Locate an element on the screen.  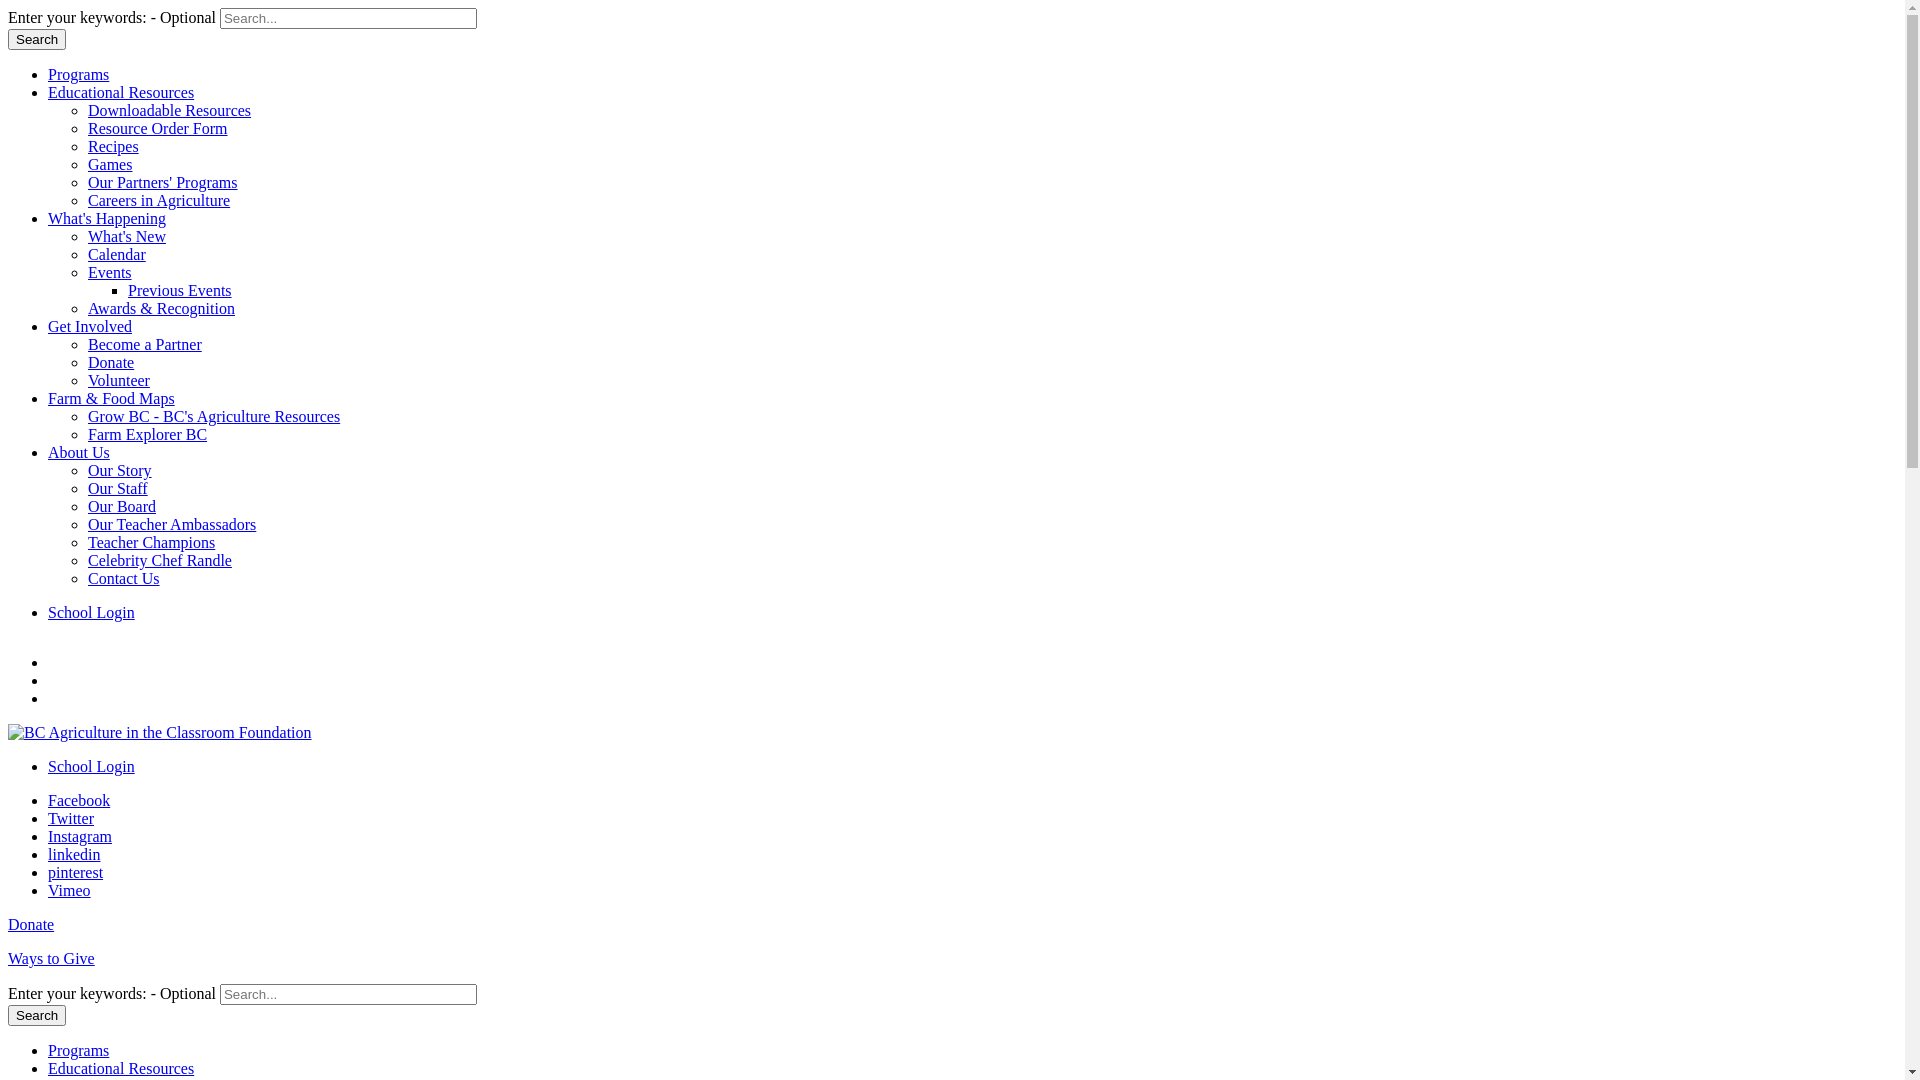
'Downloadable Resources' is located at coordinates (169, 110).